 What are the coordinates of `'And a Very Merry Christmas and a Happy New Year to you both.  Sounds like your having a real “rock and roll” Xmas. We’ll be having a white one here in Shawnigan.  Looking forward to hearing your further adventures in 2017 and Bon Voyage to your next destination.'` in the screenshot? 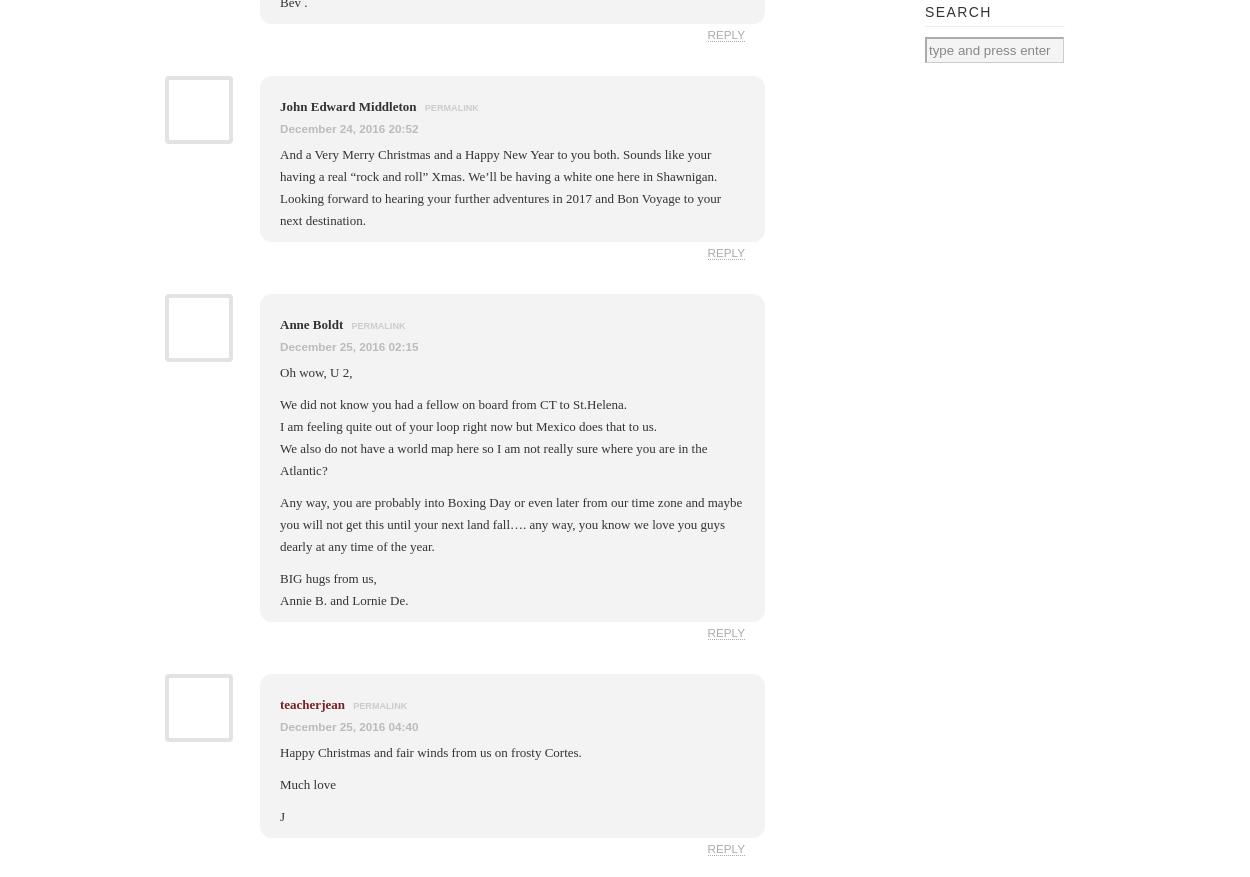 It's located at (500, 187).